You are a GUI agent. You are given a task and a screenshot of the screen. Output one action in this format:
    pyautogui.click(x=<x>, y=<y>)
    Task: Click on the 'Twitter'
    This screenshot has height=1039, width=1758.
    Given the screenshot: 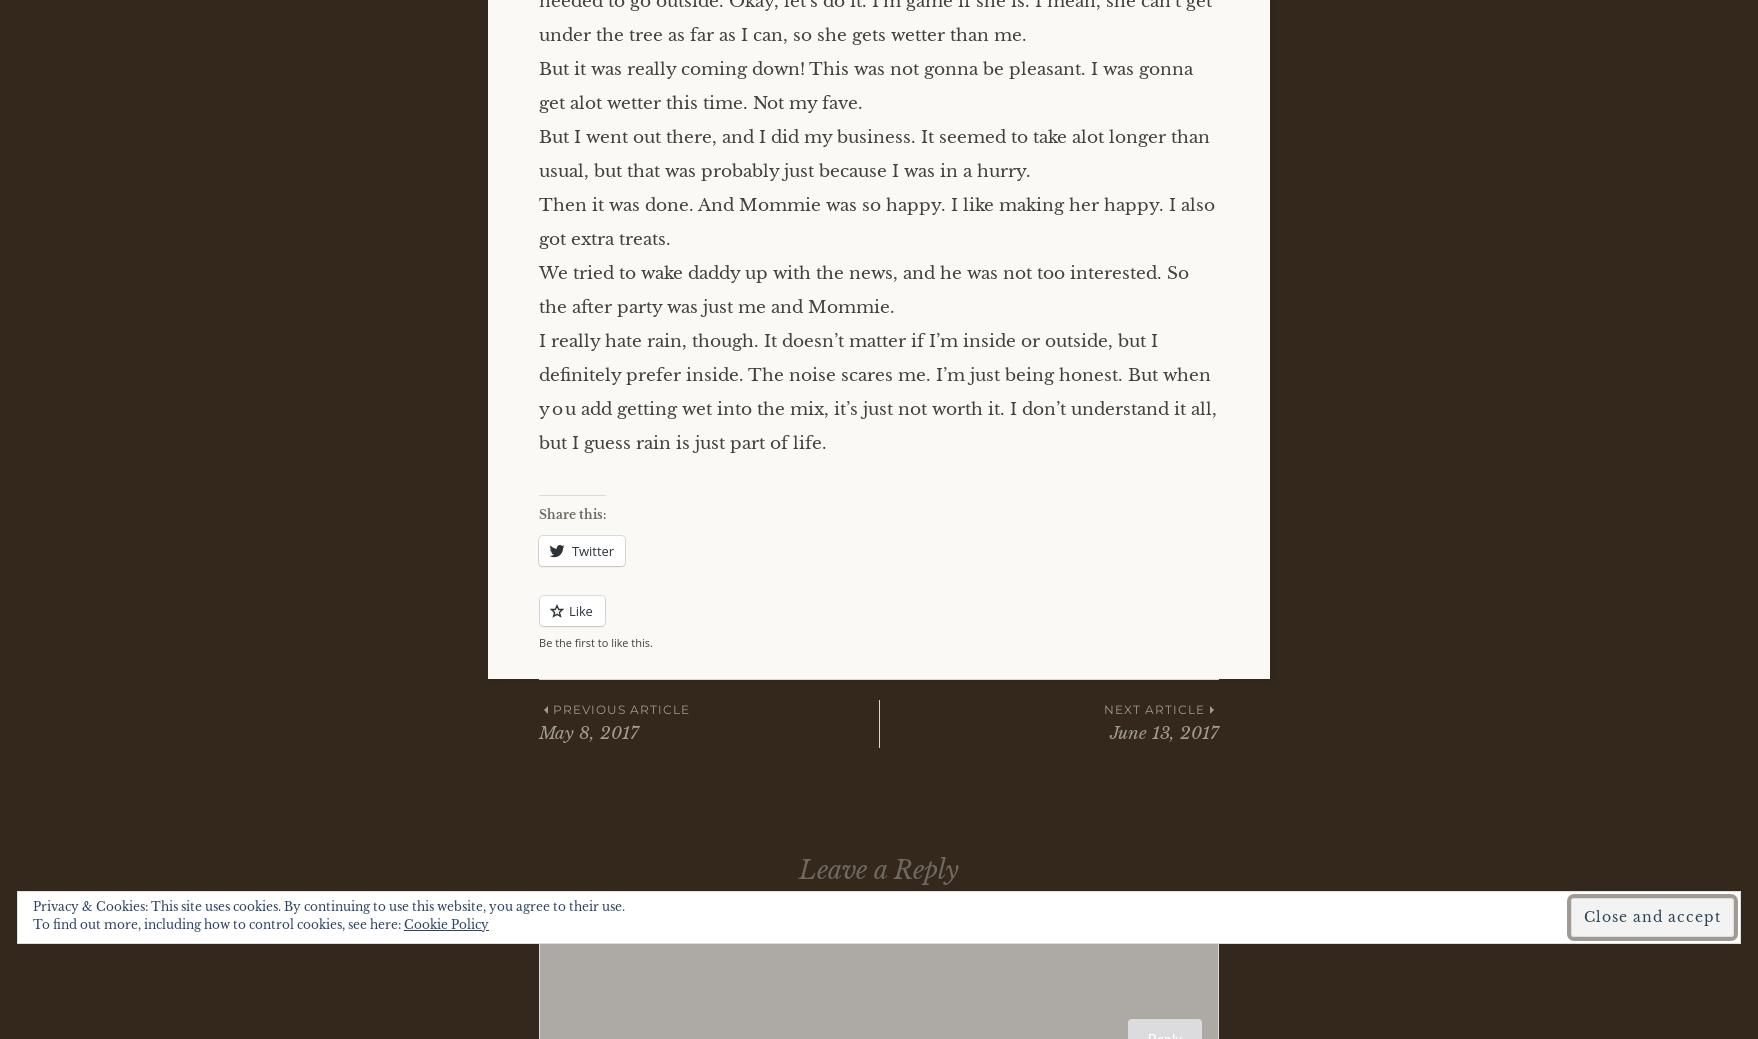 What is the action you would take?
    pyautogui.click(x=592, y=550)
    